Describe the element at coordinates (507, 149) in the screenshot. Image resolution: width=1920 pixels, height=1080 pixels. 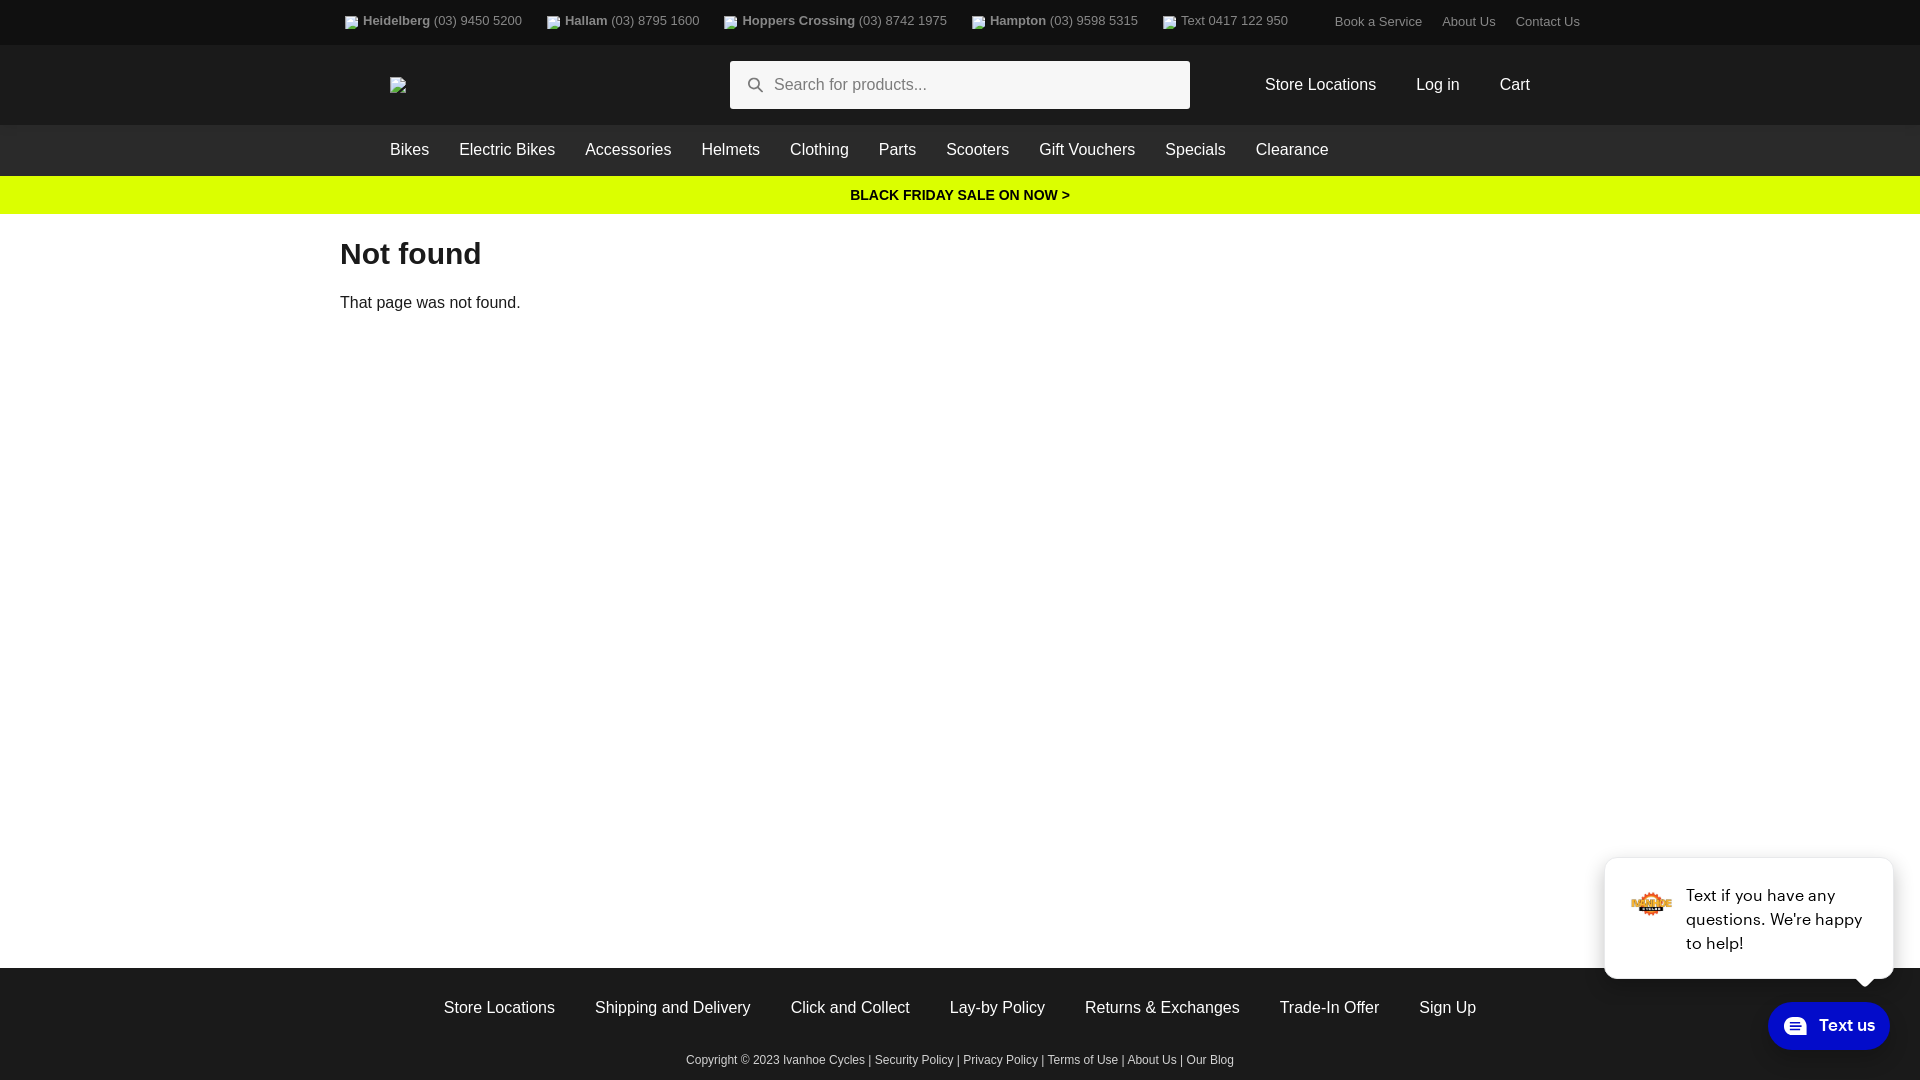
I see `'Electric Bikes'` at that location.